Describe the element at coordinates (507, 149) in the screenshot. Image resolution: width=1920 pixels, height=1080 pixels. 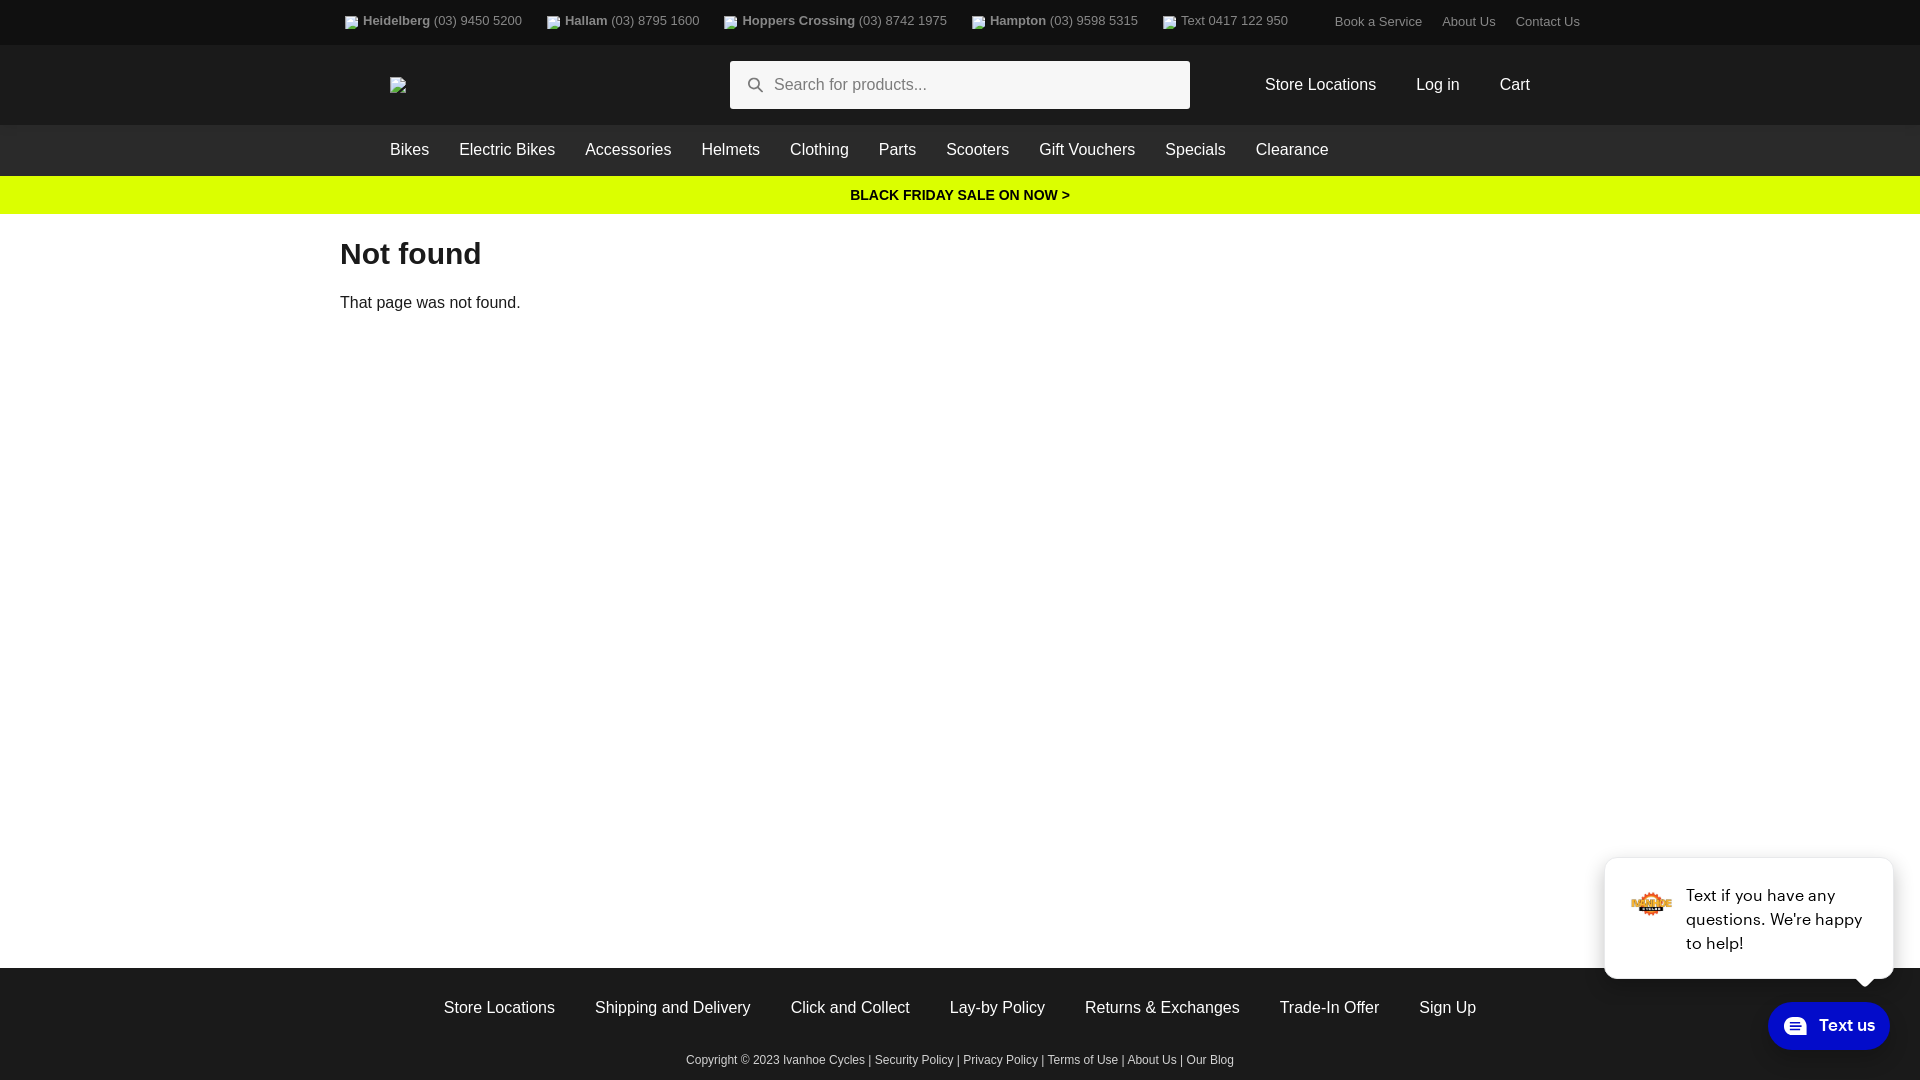
I see `'Electric Bikes'` at that location.